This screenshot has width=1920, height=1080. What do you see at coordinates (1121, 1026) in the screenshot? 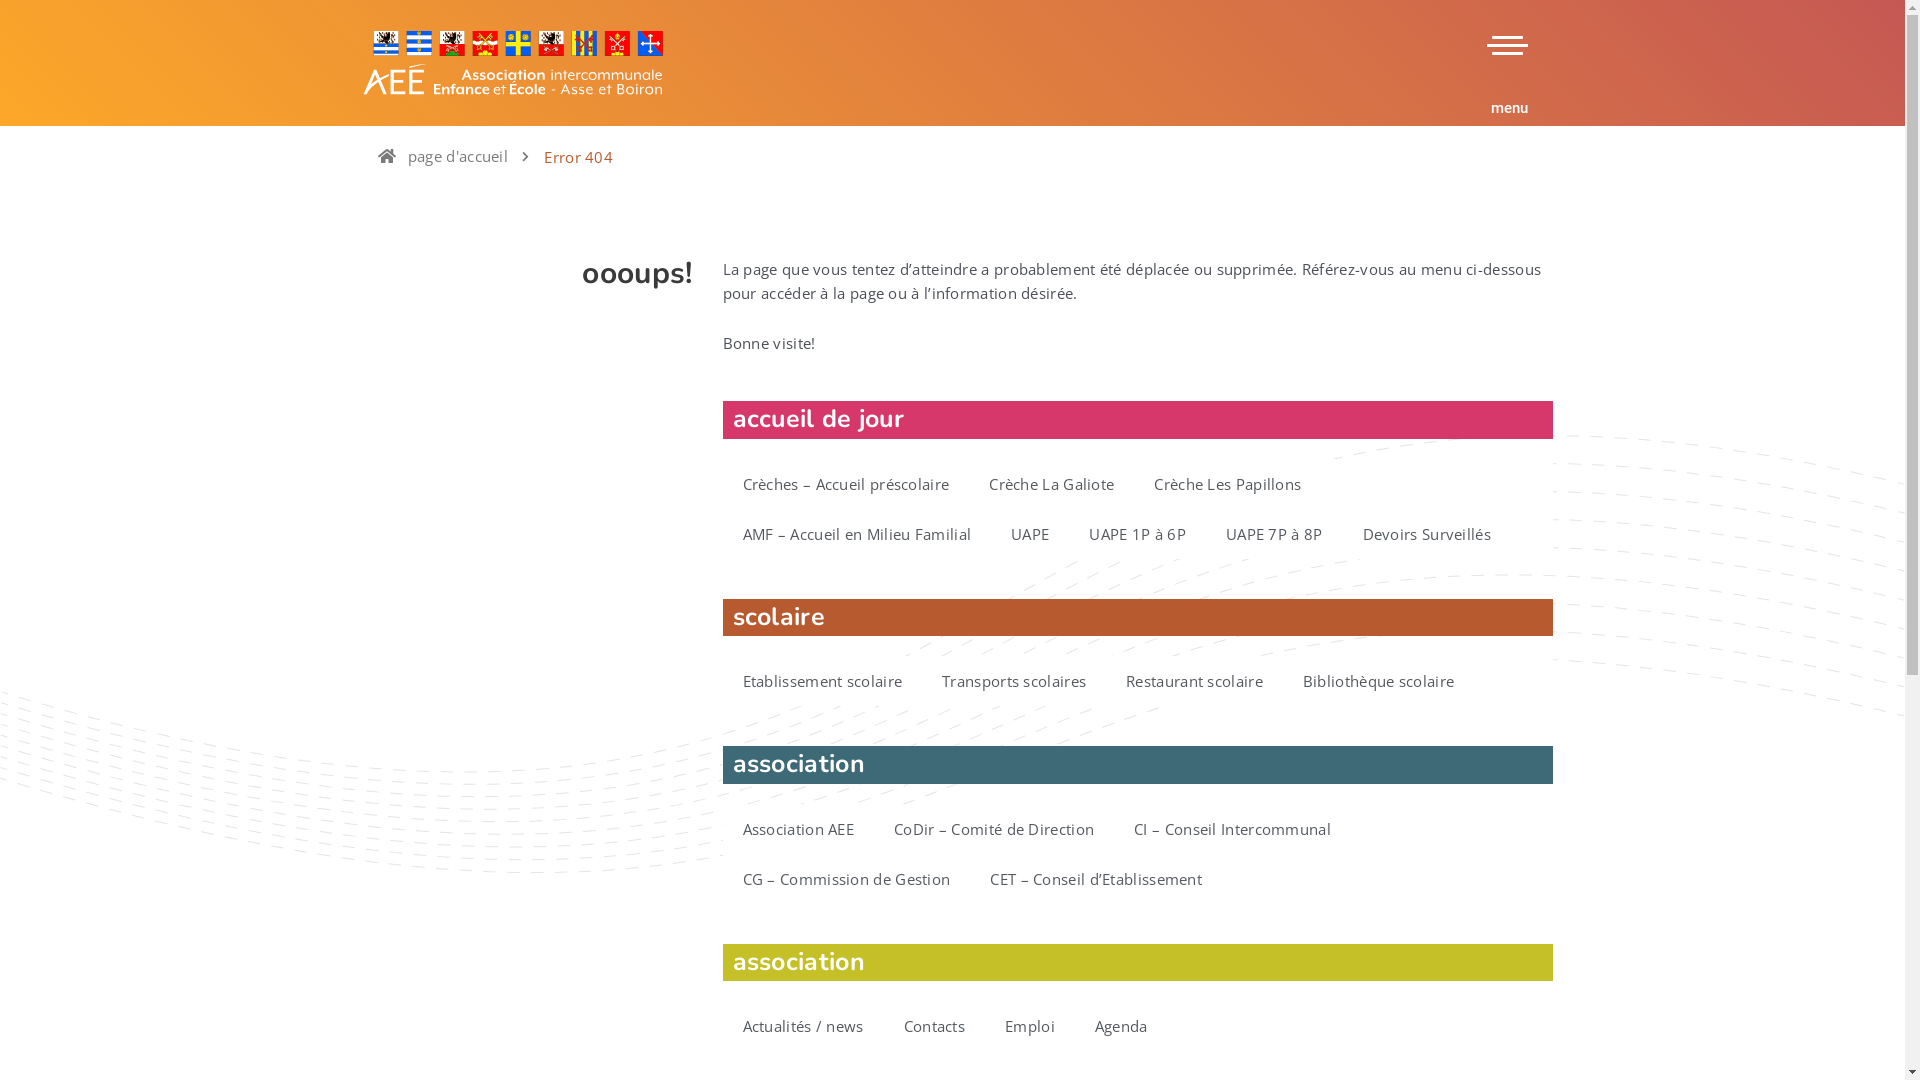
I see `'Agenda'` at bounding box center [1121, 1026].